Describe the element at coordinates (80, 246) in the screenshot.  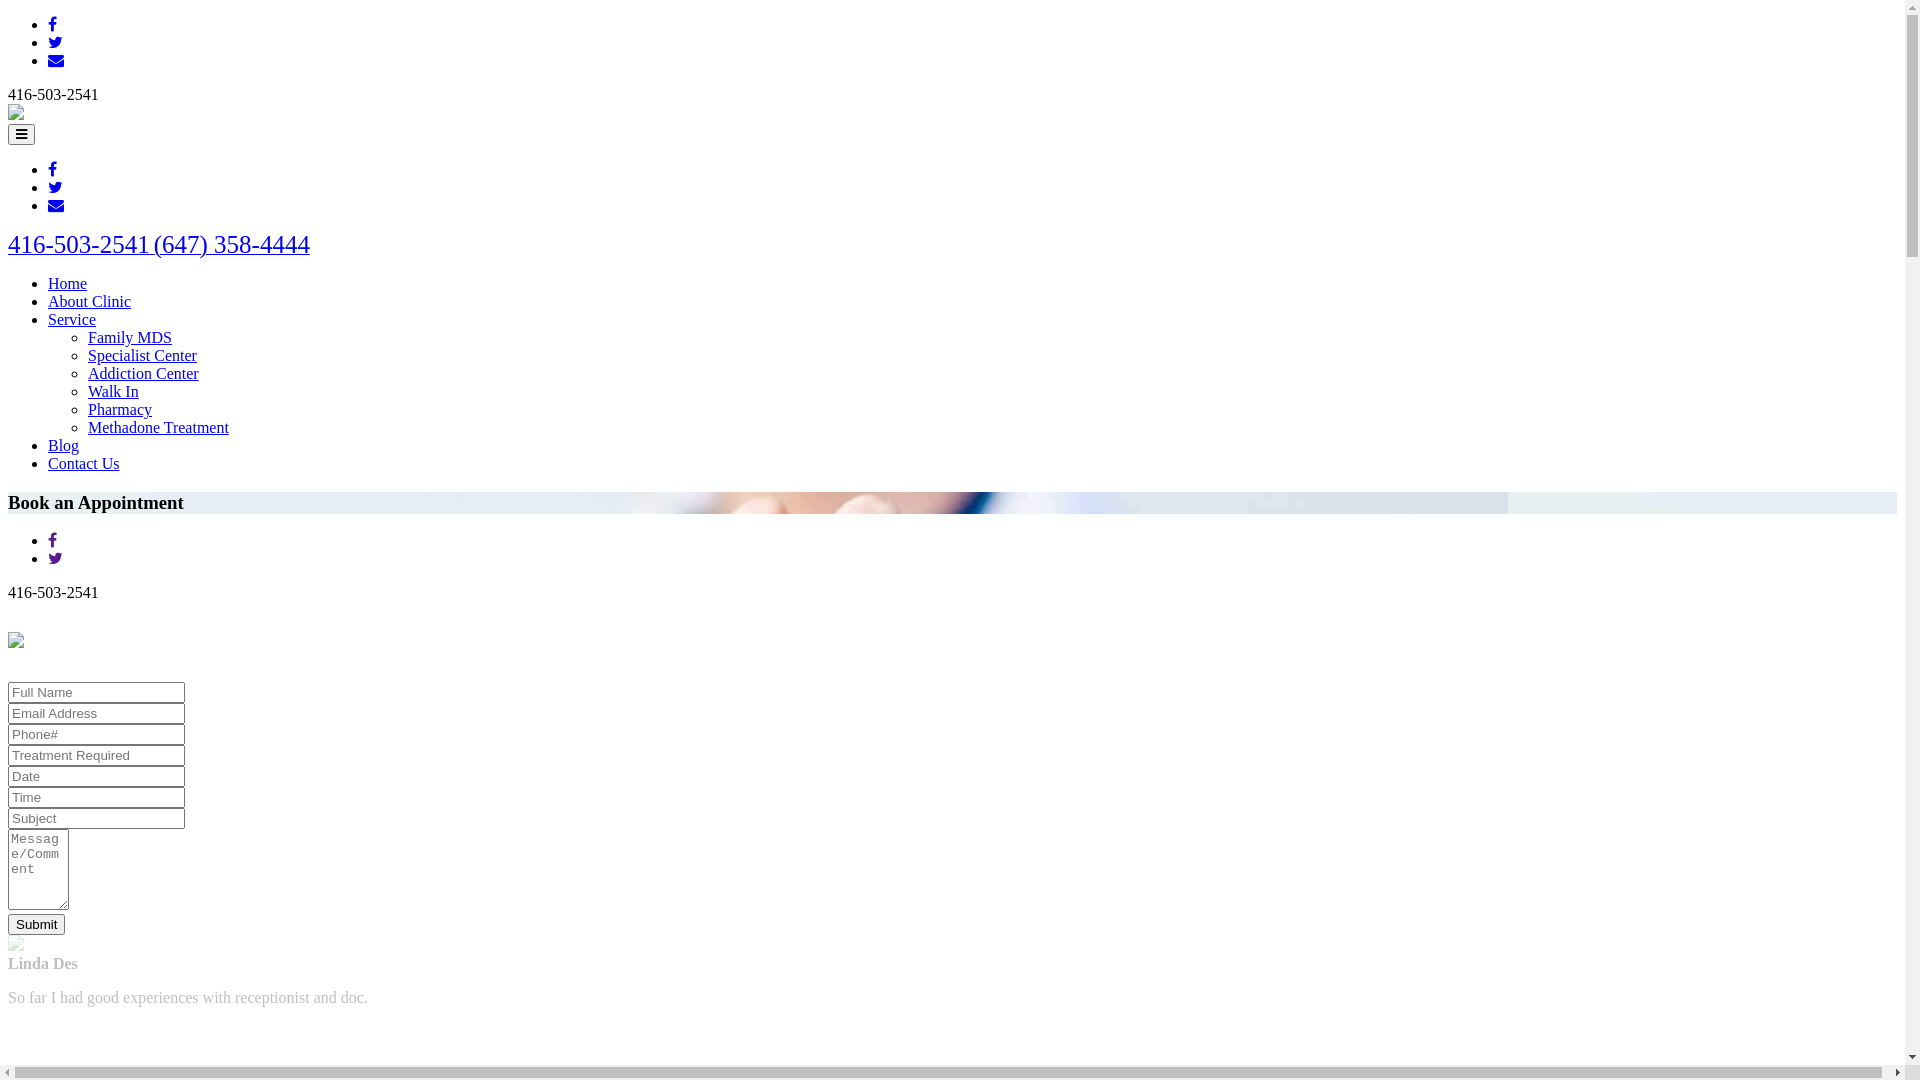
I see `'416-503-2541'` at that location.